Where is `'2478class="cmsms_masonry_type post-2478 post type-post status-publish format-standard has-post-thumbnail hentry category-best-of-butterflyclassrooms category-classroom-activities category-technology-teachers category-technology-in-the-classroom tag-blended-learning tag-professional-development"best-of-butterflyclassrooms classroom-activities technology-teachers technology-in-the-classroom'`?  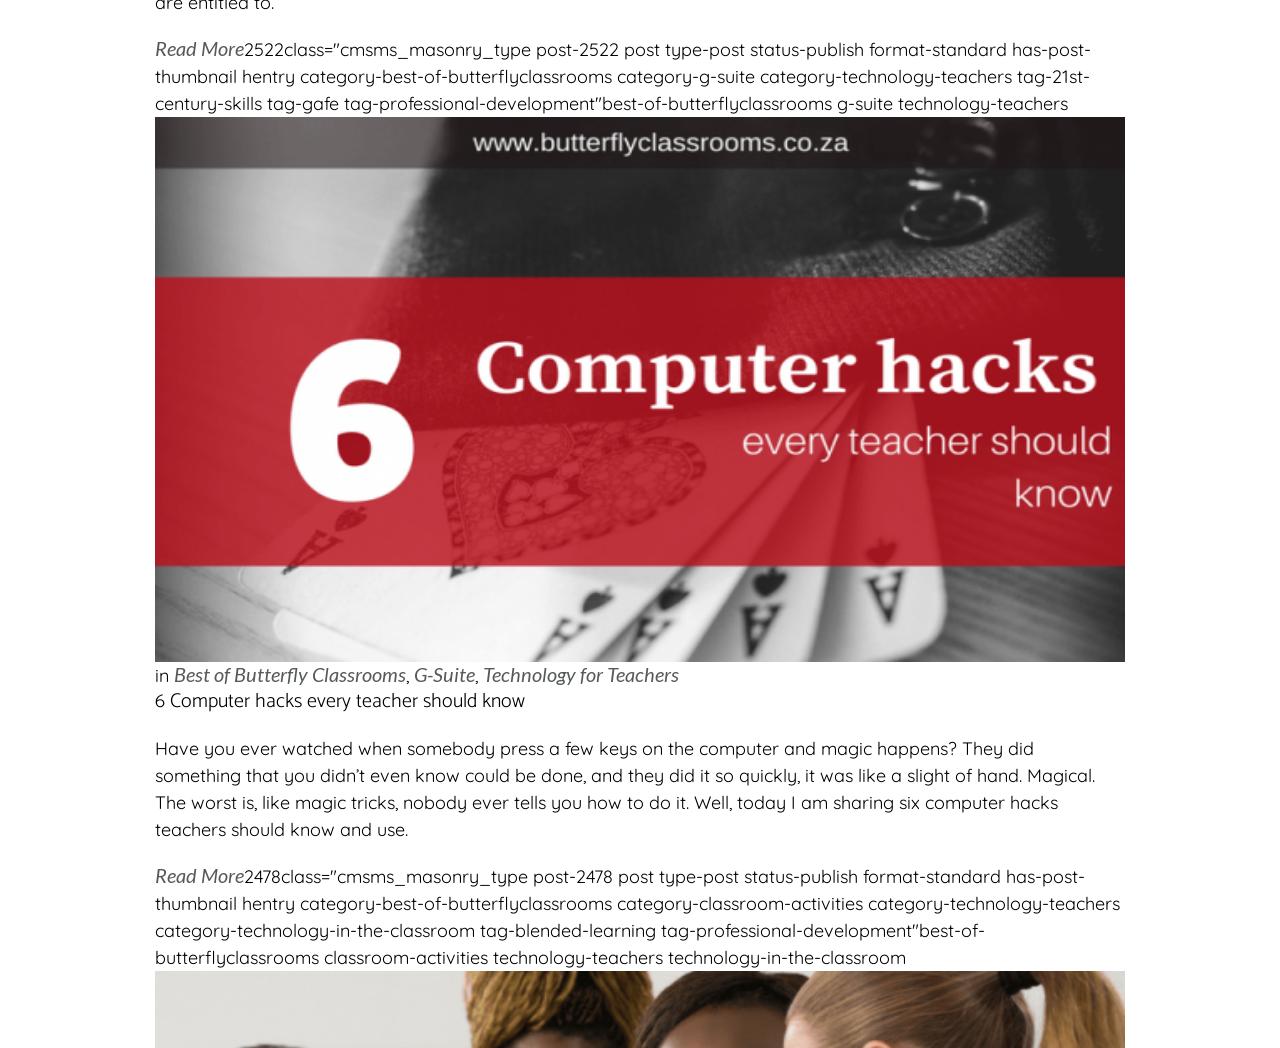 '2478class="cmsms_masonry_type post-2478 post type-post status-publish format-standard has-post-thumbnail hentry category-best-of-butterflyclassrooms category-classroom-activities category-technology-teachers category-technology-in-the-classroom tag-blended-learning tag-professional-development"best-of-butterflyclassrooms classroom-activities technology-teachers technology-in-the-classroom' is located at coordinates (636, 916).